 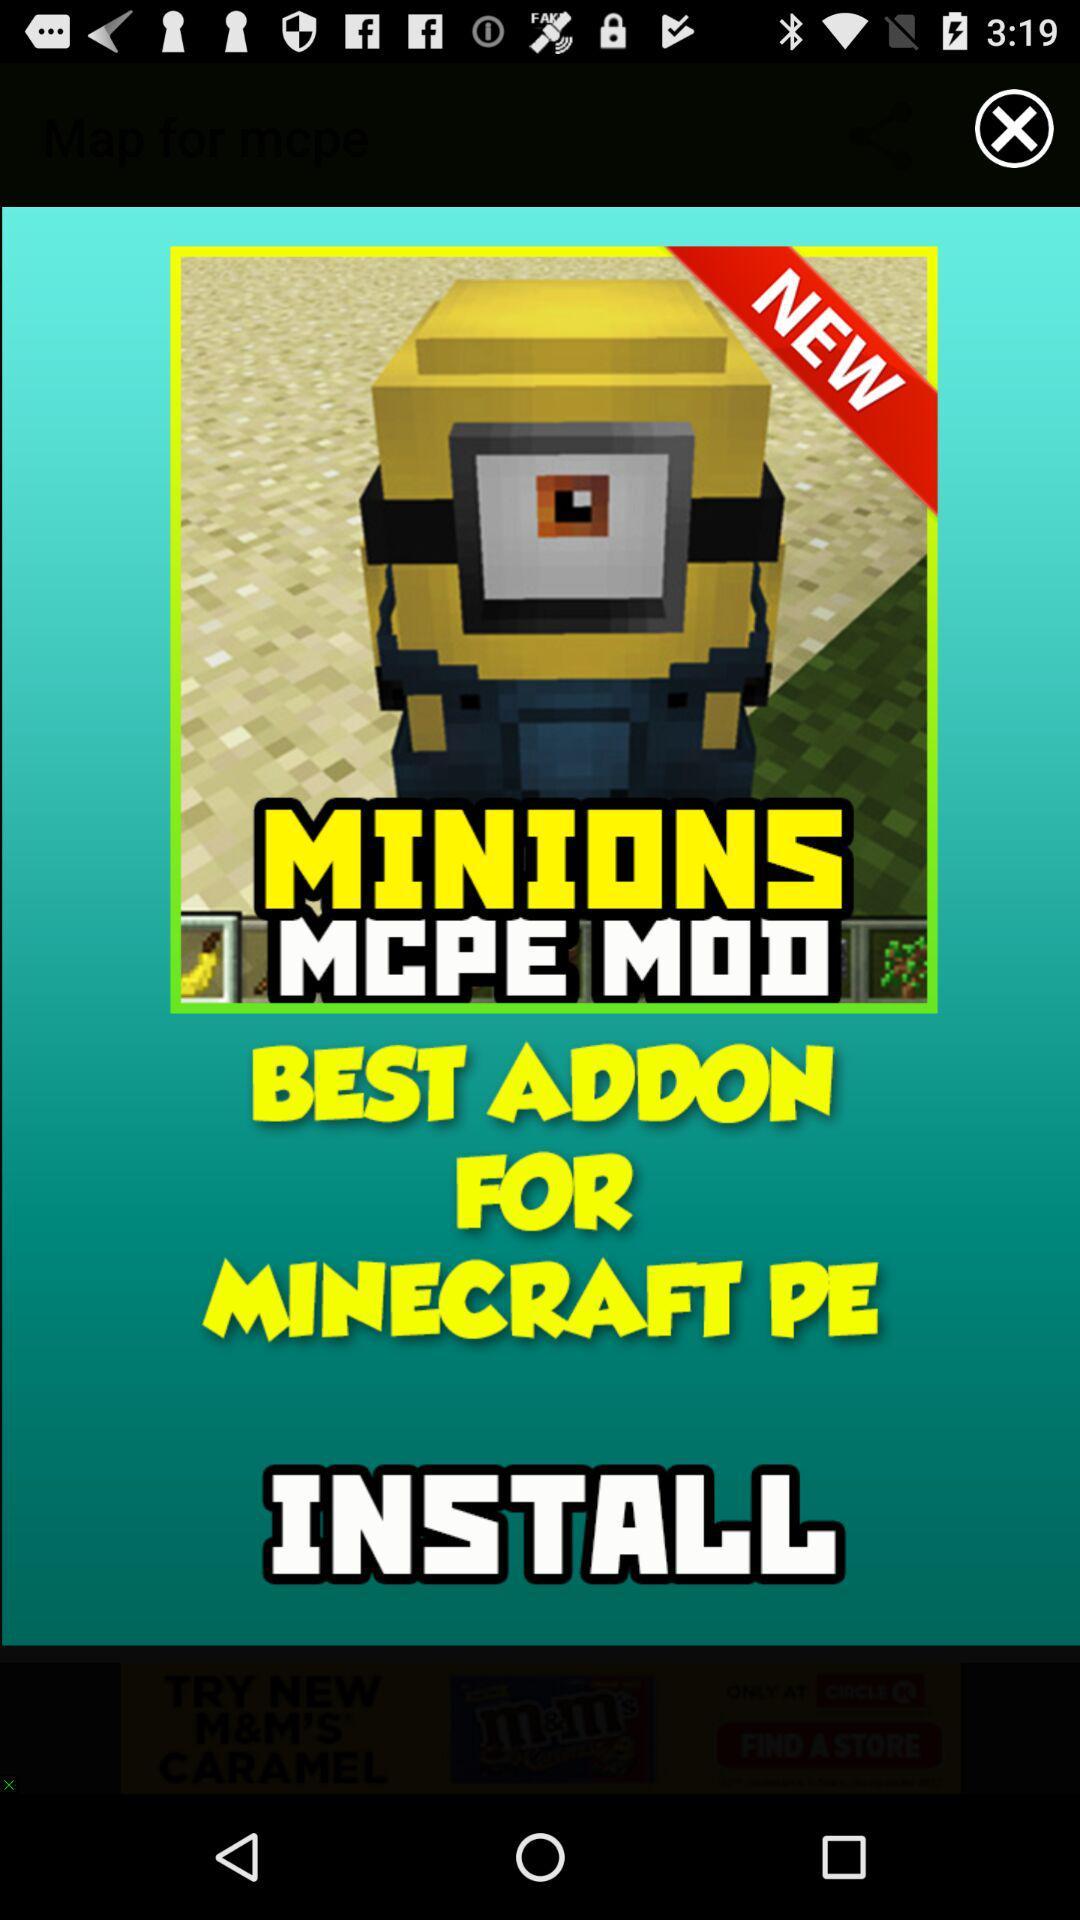 I want to click on the close icon, so click(x=1014, y=136).